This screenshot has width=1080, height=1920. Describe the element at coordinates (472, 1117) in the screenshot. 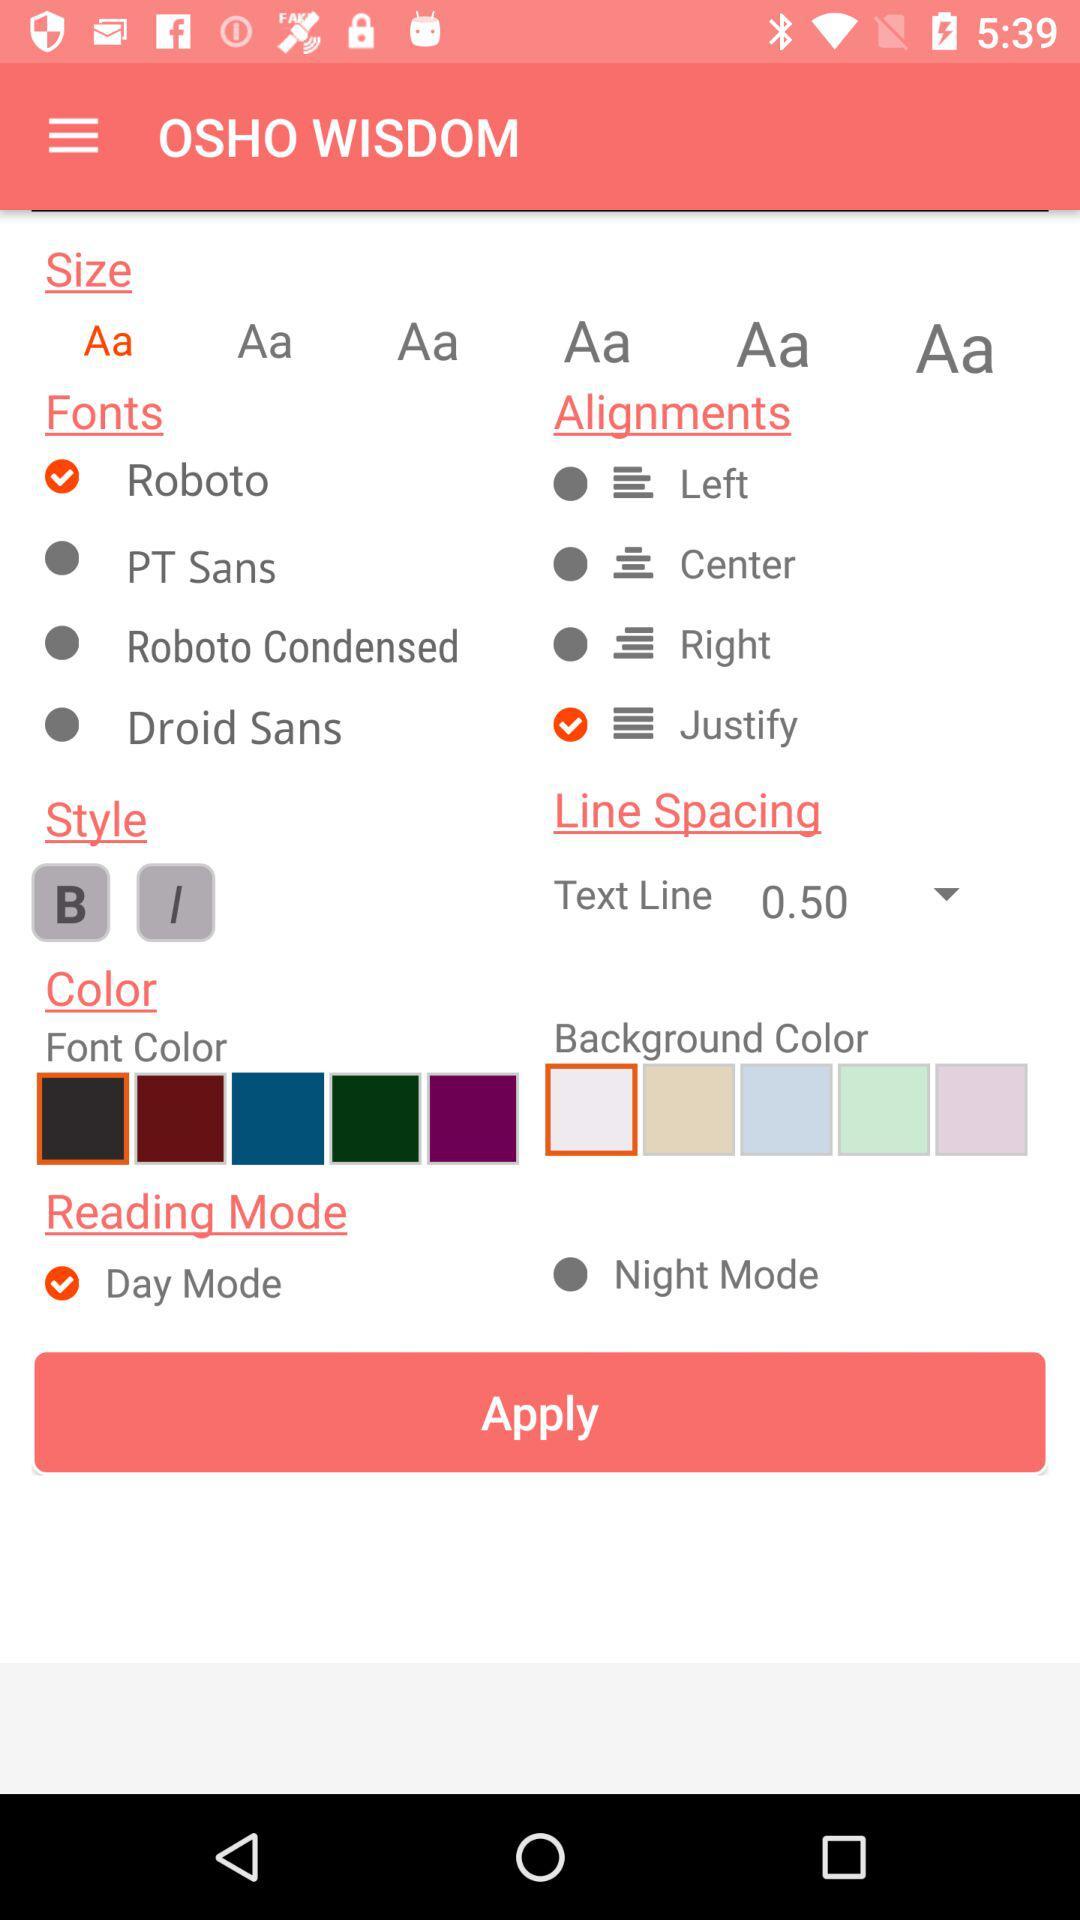

I see `use the fifth square from left to make the font color purple` at that location.